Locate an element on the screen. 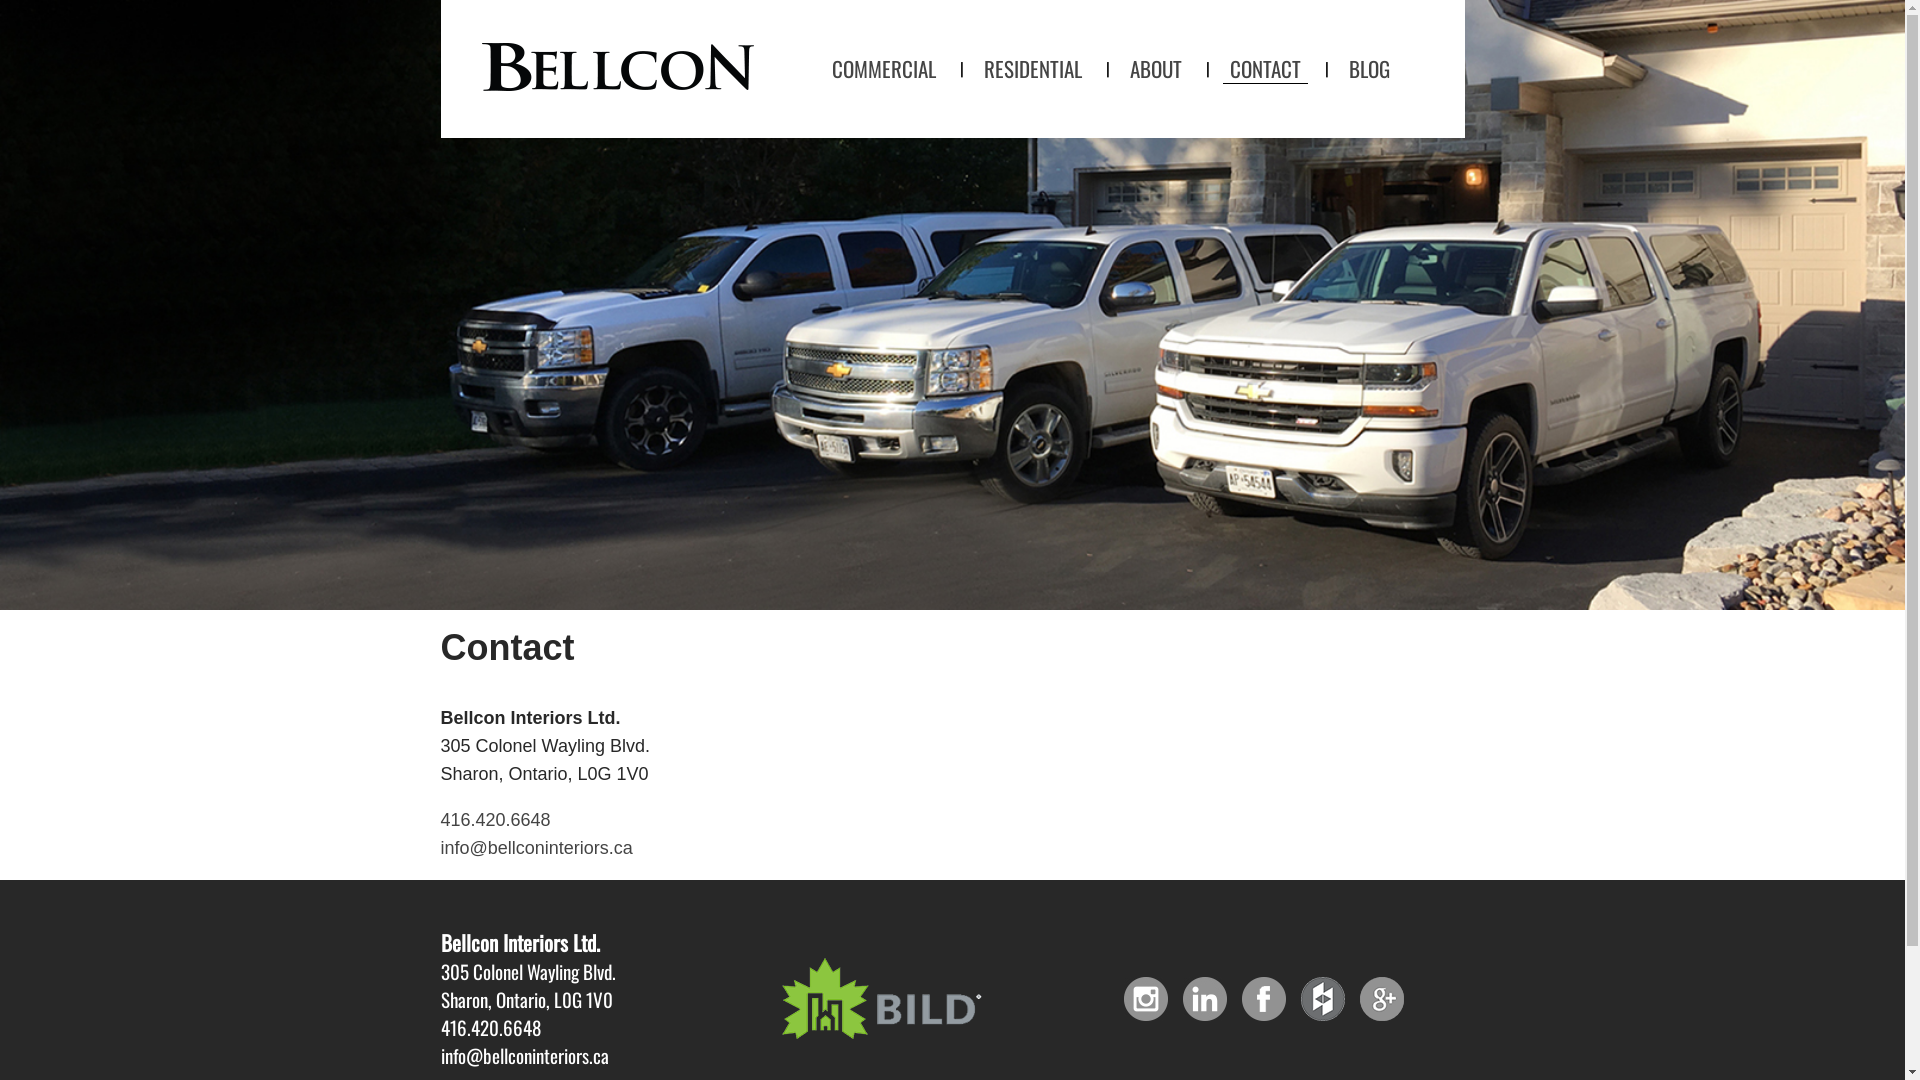  '416.420.6648' is located at coordinates (494, 820).